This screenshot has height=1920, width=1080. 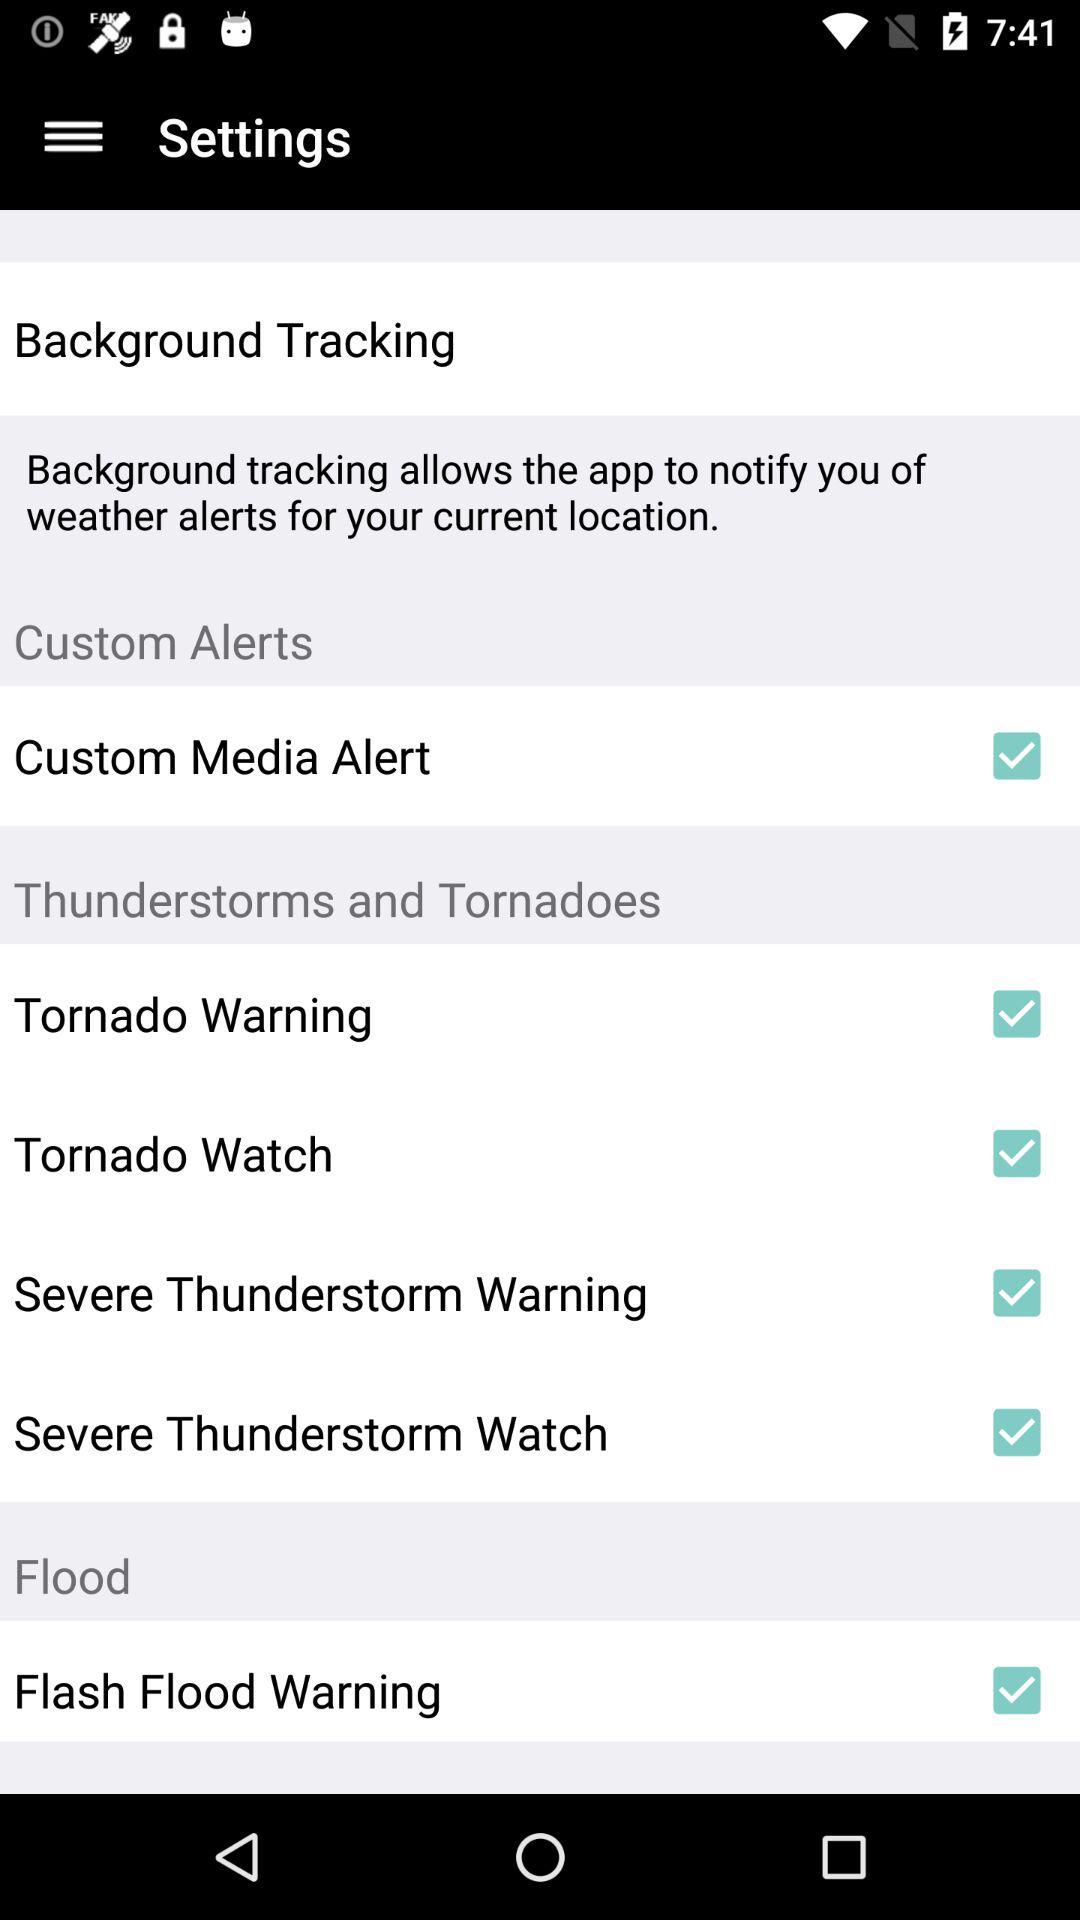 I want to click on the item to the right of the tornado watch icon, so click(x=1017, y=1153).